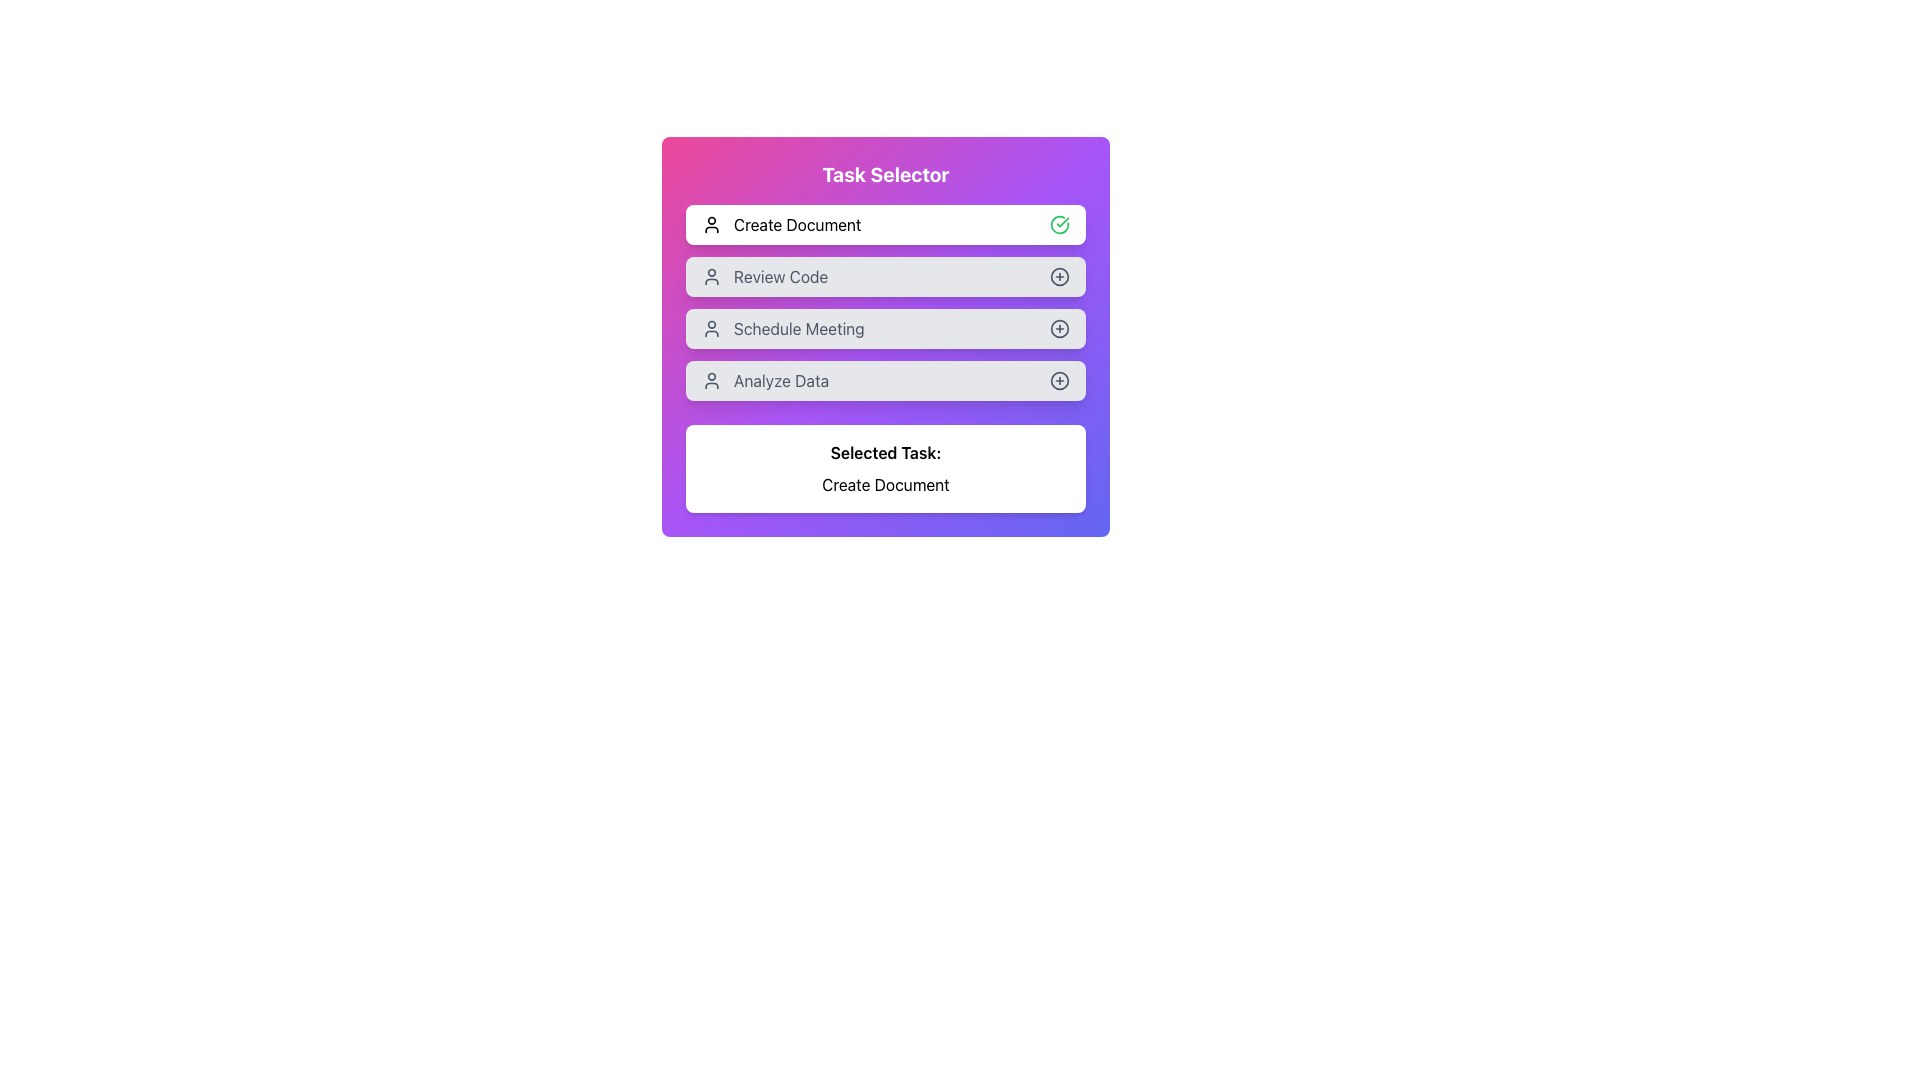 The height and width of the screenshot is (1080, 1920). I want to click on the decorative icon associated with the 'Create Document' task, located at the top left of the first row in the interactive card, so click(711, 224).